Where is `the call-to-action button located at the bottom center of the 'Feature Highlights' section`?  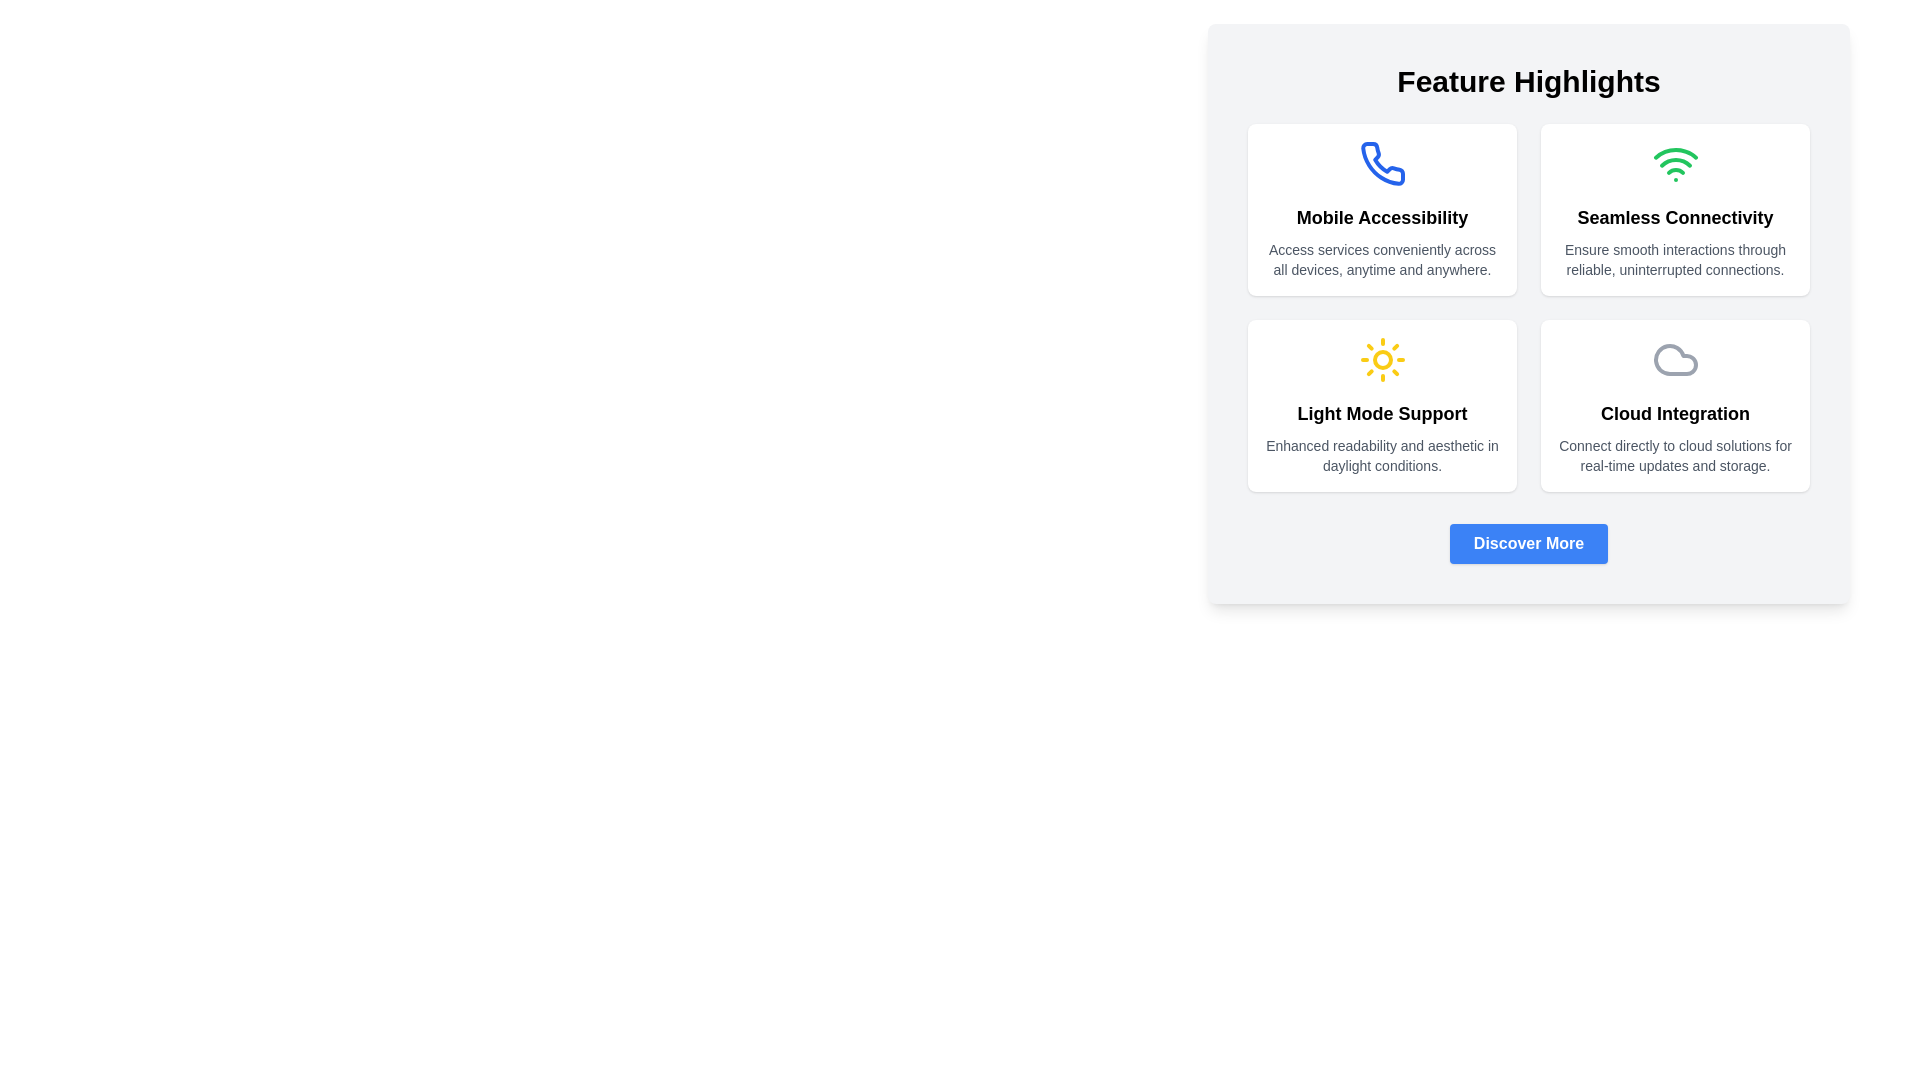
the call-to-action button located at the bottom center of the 'Feature Highlights' section is located at coordinates (1527, 543).